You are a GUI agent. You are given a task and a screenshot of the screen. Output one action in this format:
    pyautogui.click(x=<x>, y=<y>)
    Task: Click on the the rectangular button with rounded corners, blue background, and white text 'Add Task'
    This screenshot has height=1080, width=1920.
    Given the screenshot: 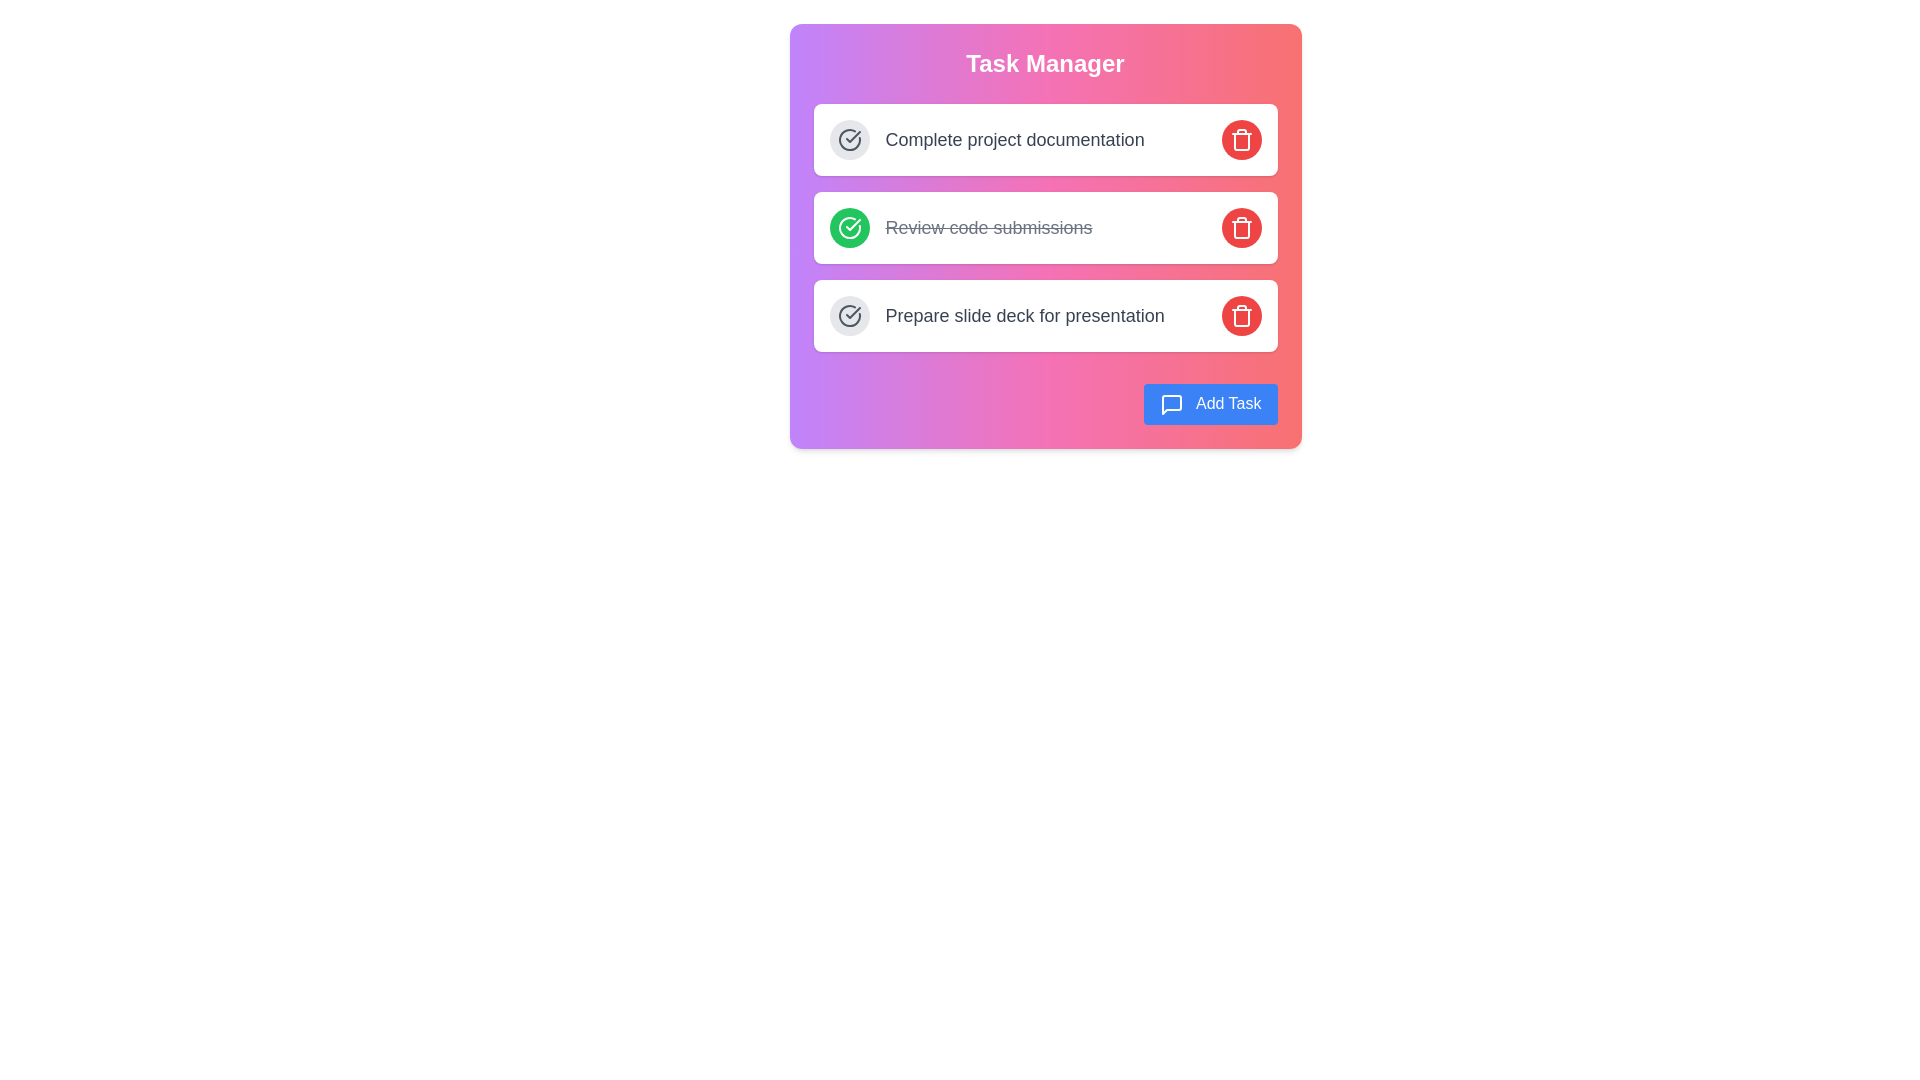 What is the action you would take?
    pyautogui.click(x=1209, y=404)
    